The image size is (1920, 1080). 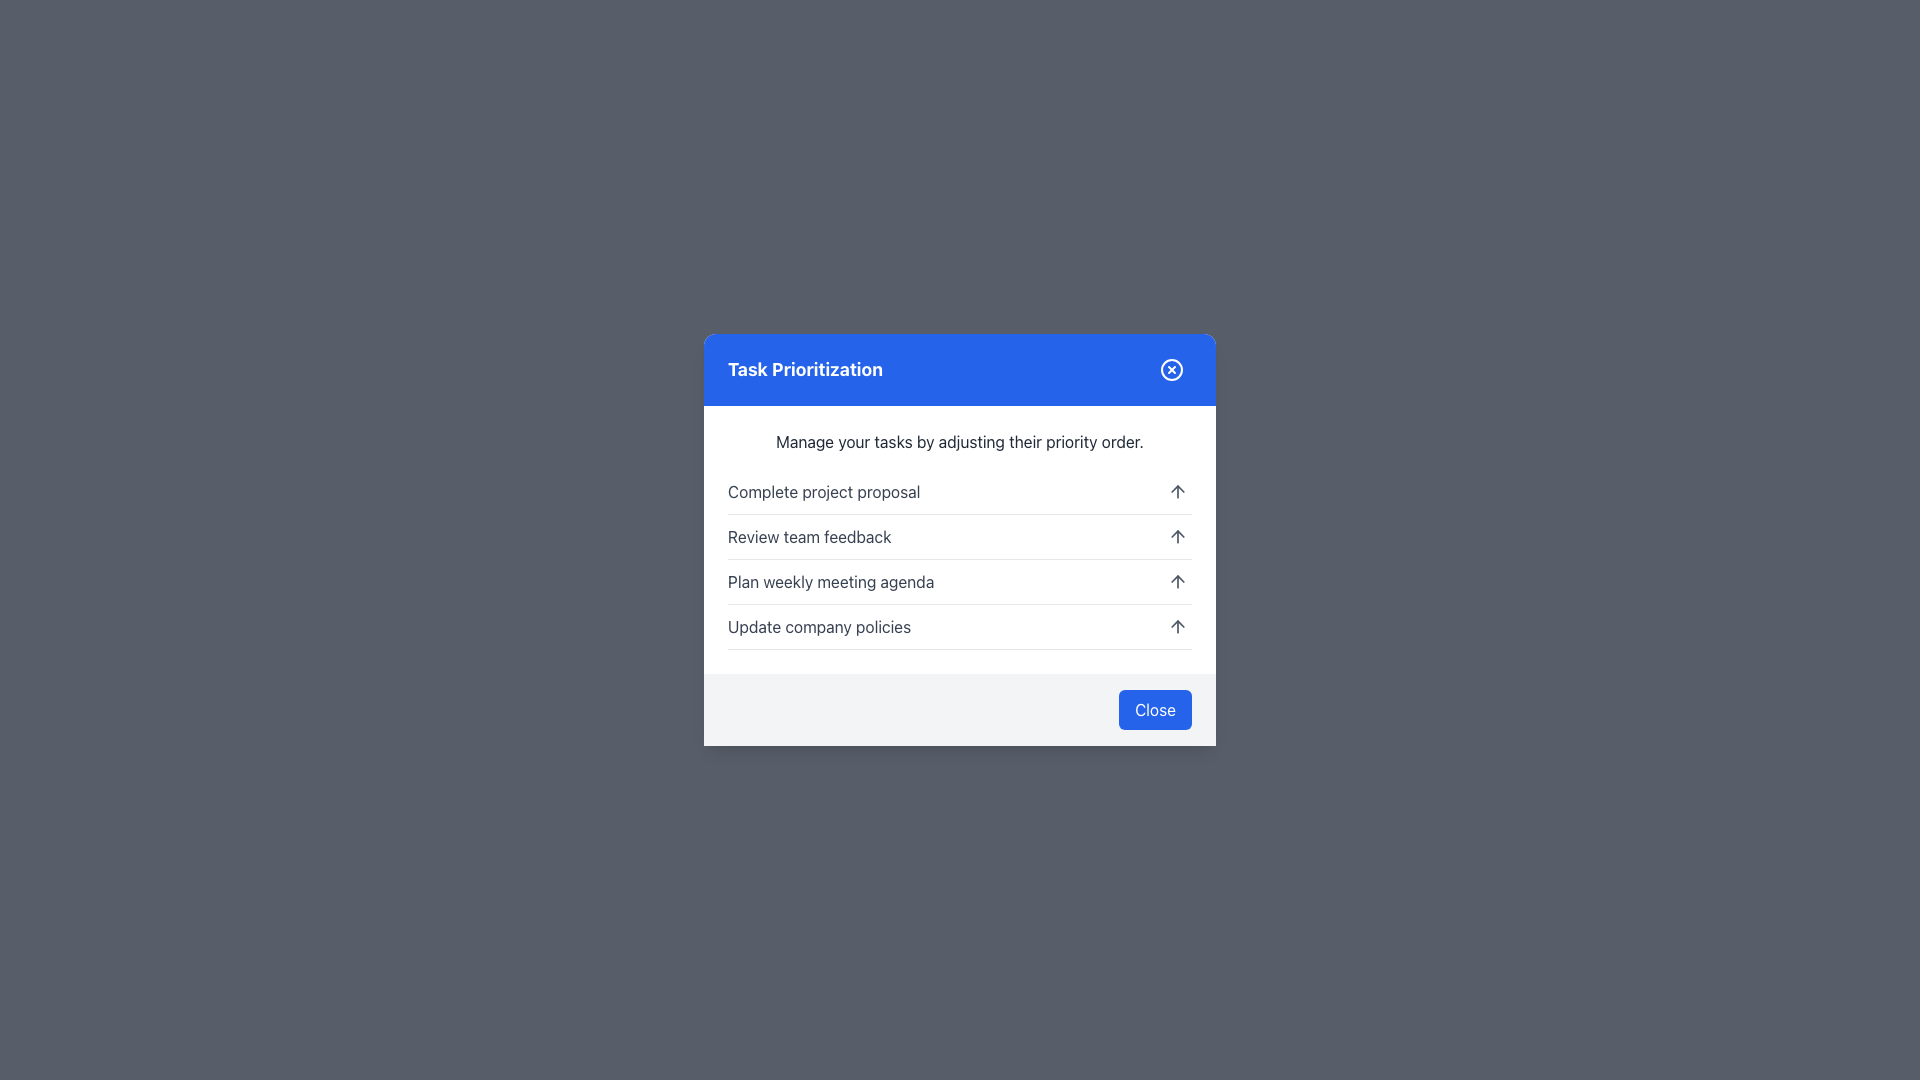 I want to click on the small circular button with a solid blue background and a white stroke icon of a circle with a cross inside, located in the top-right corner of the blue header bar in the 'Task Prioritization' dialog, so click(x=1171, y=370).